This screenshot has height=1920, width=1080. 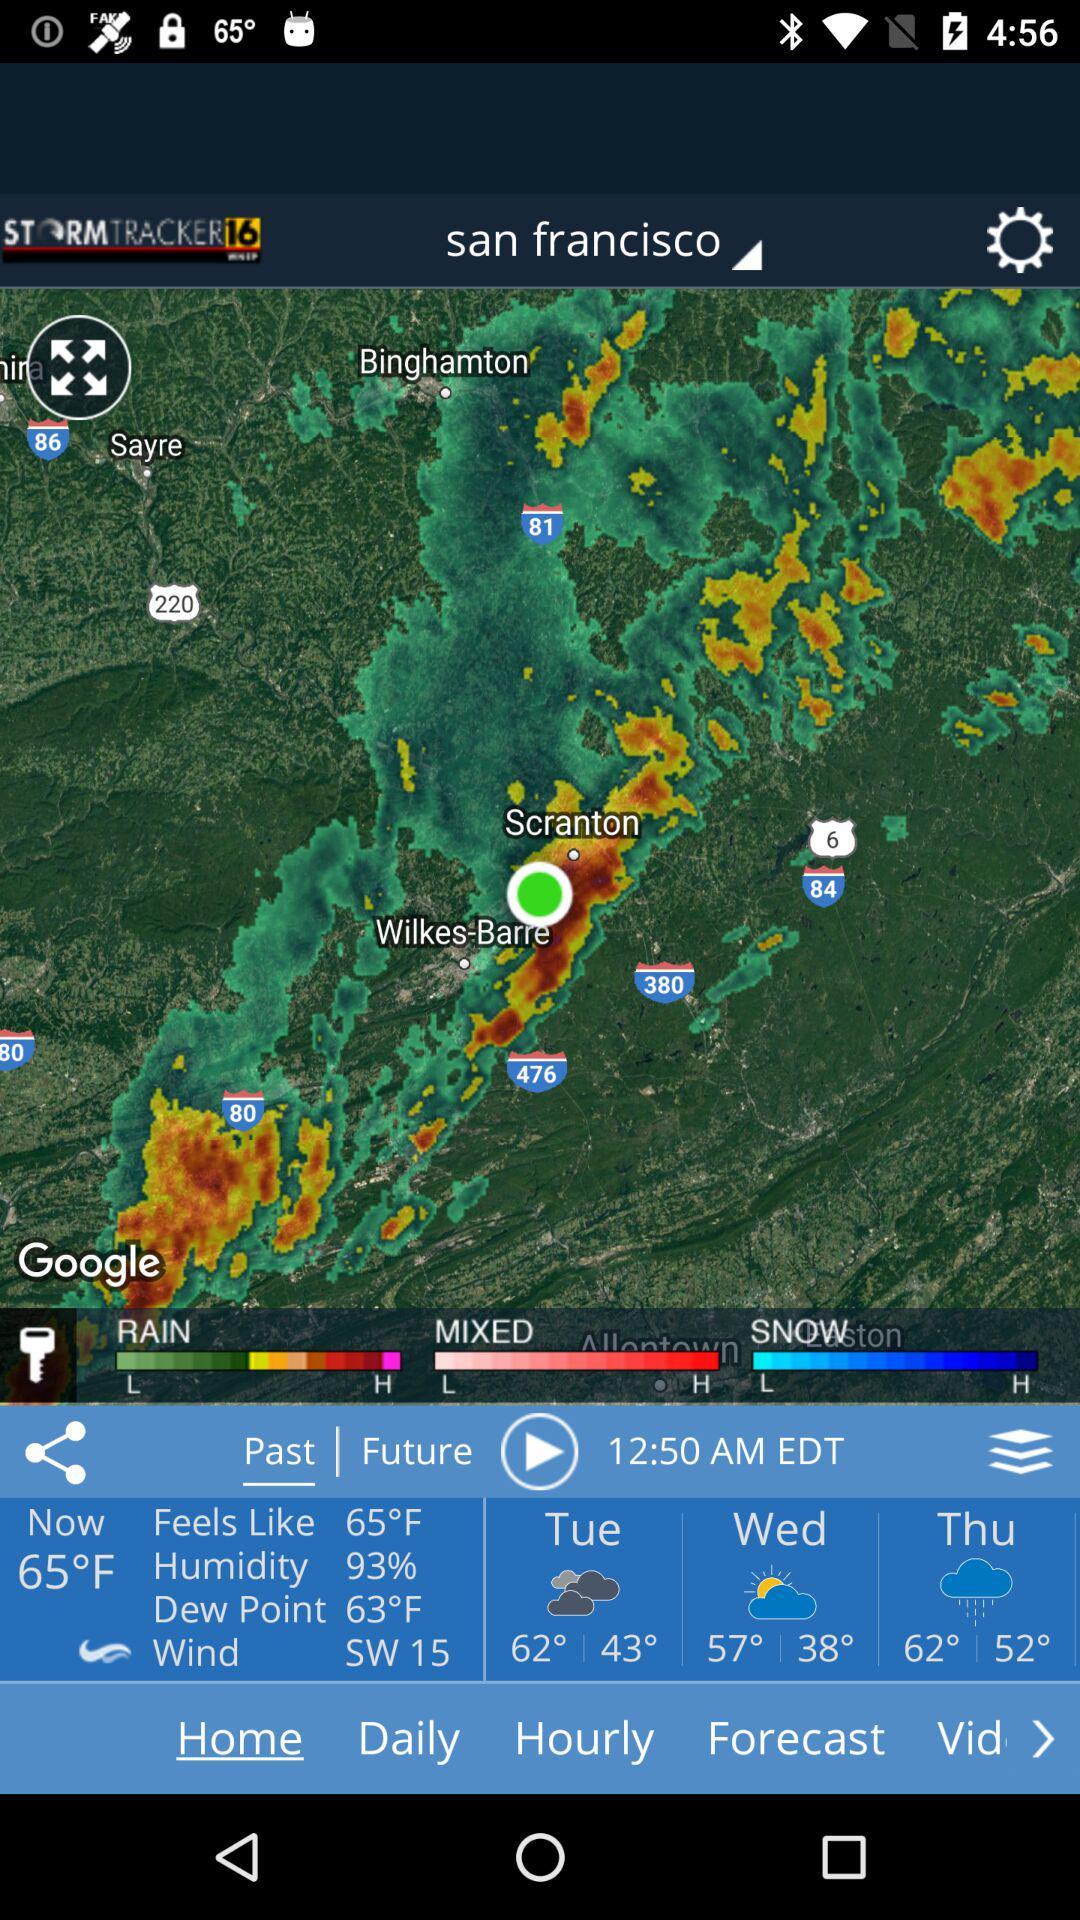 What do you see at coordinates (538, 1451) in the screenshot?
I see `the icon to the left of the 12 50 am` at bounding box center [538, 1451].